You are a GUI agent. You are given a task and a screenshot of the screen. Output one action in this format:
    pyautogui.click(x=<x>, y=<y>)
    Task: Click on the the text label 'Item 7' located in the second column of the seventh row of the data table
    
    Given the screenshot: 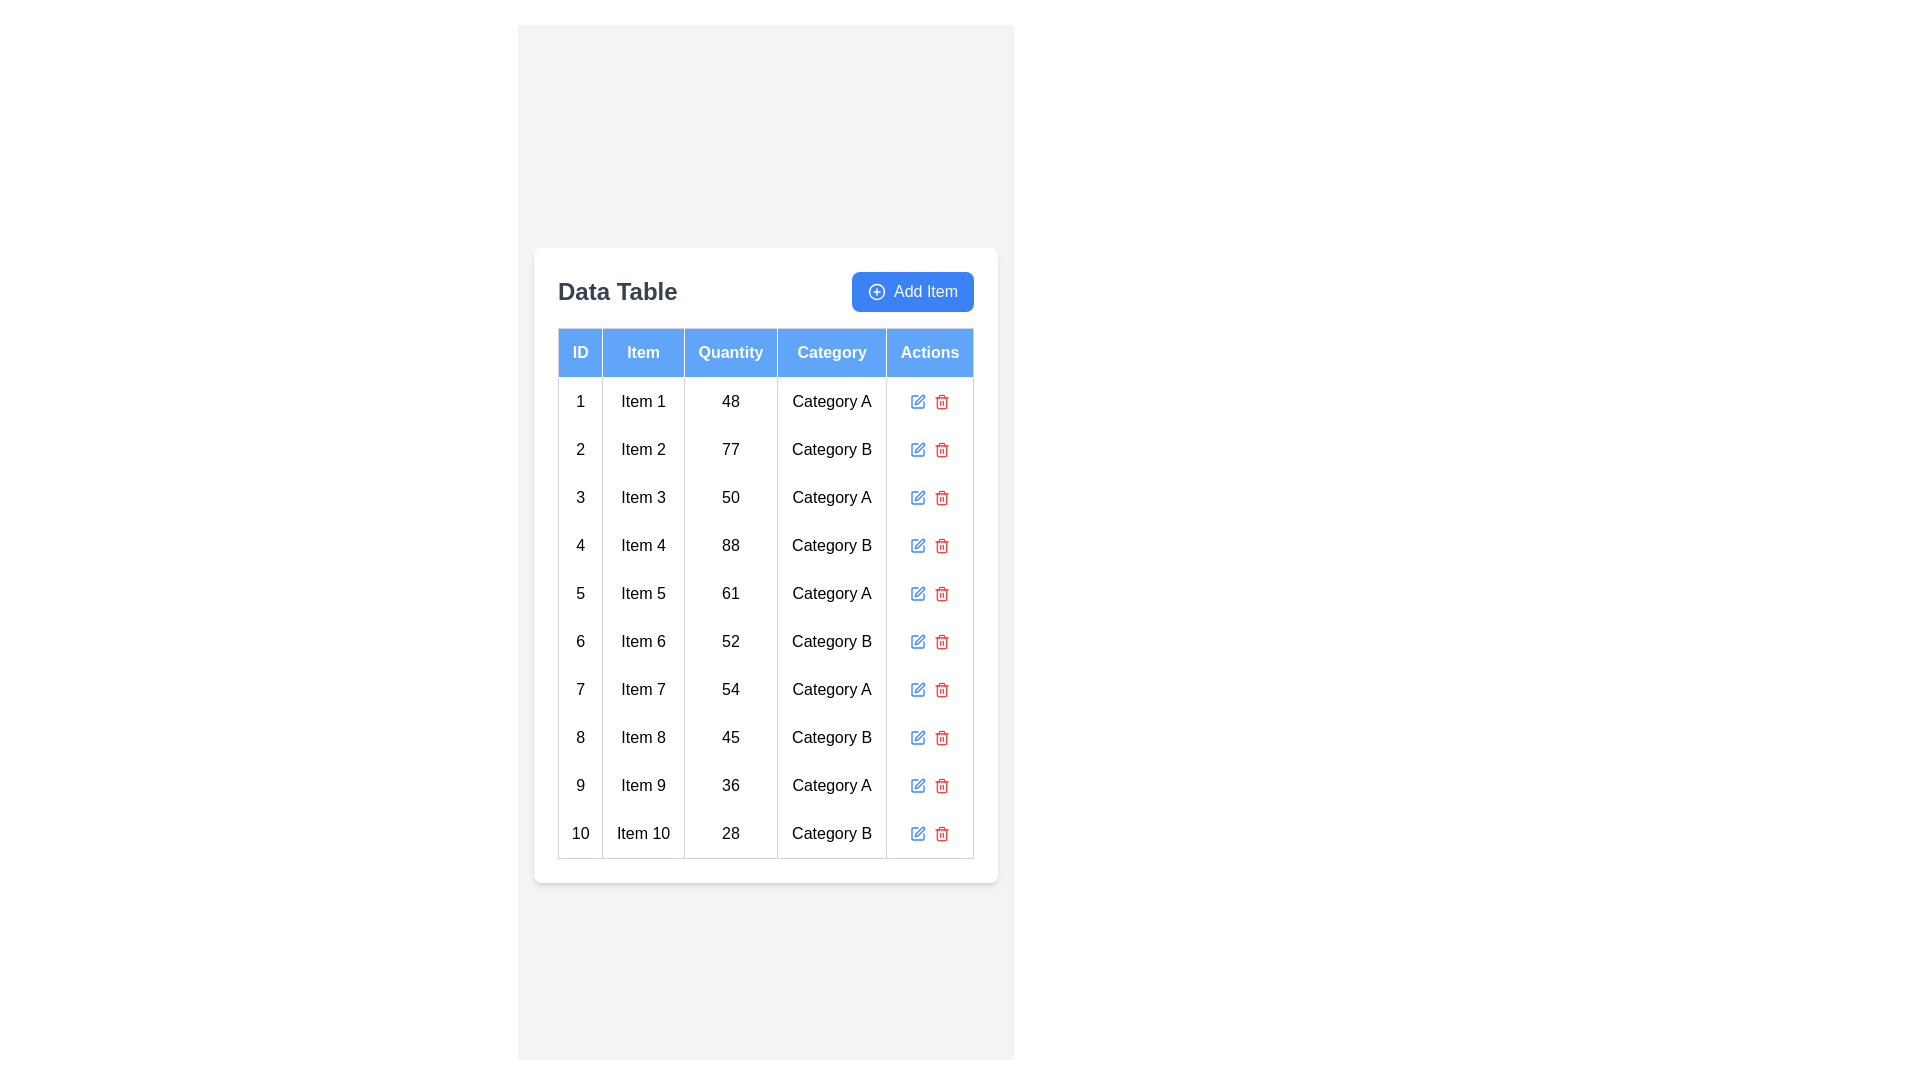 What is the action you would take?
    pyautogui.click(x=643, y=688)
    